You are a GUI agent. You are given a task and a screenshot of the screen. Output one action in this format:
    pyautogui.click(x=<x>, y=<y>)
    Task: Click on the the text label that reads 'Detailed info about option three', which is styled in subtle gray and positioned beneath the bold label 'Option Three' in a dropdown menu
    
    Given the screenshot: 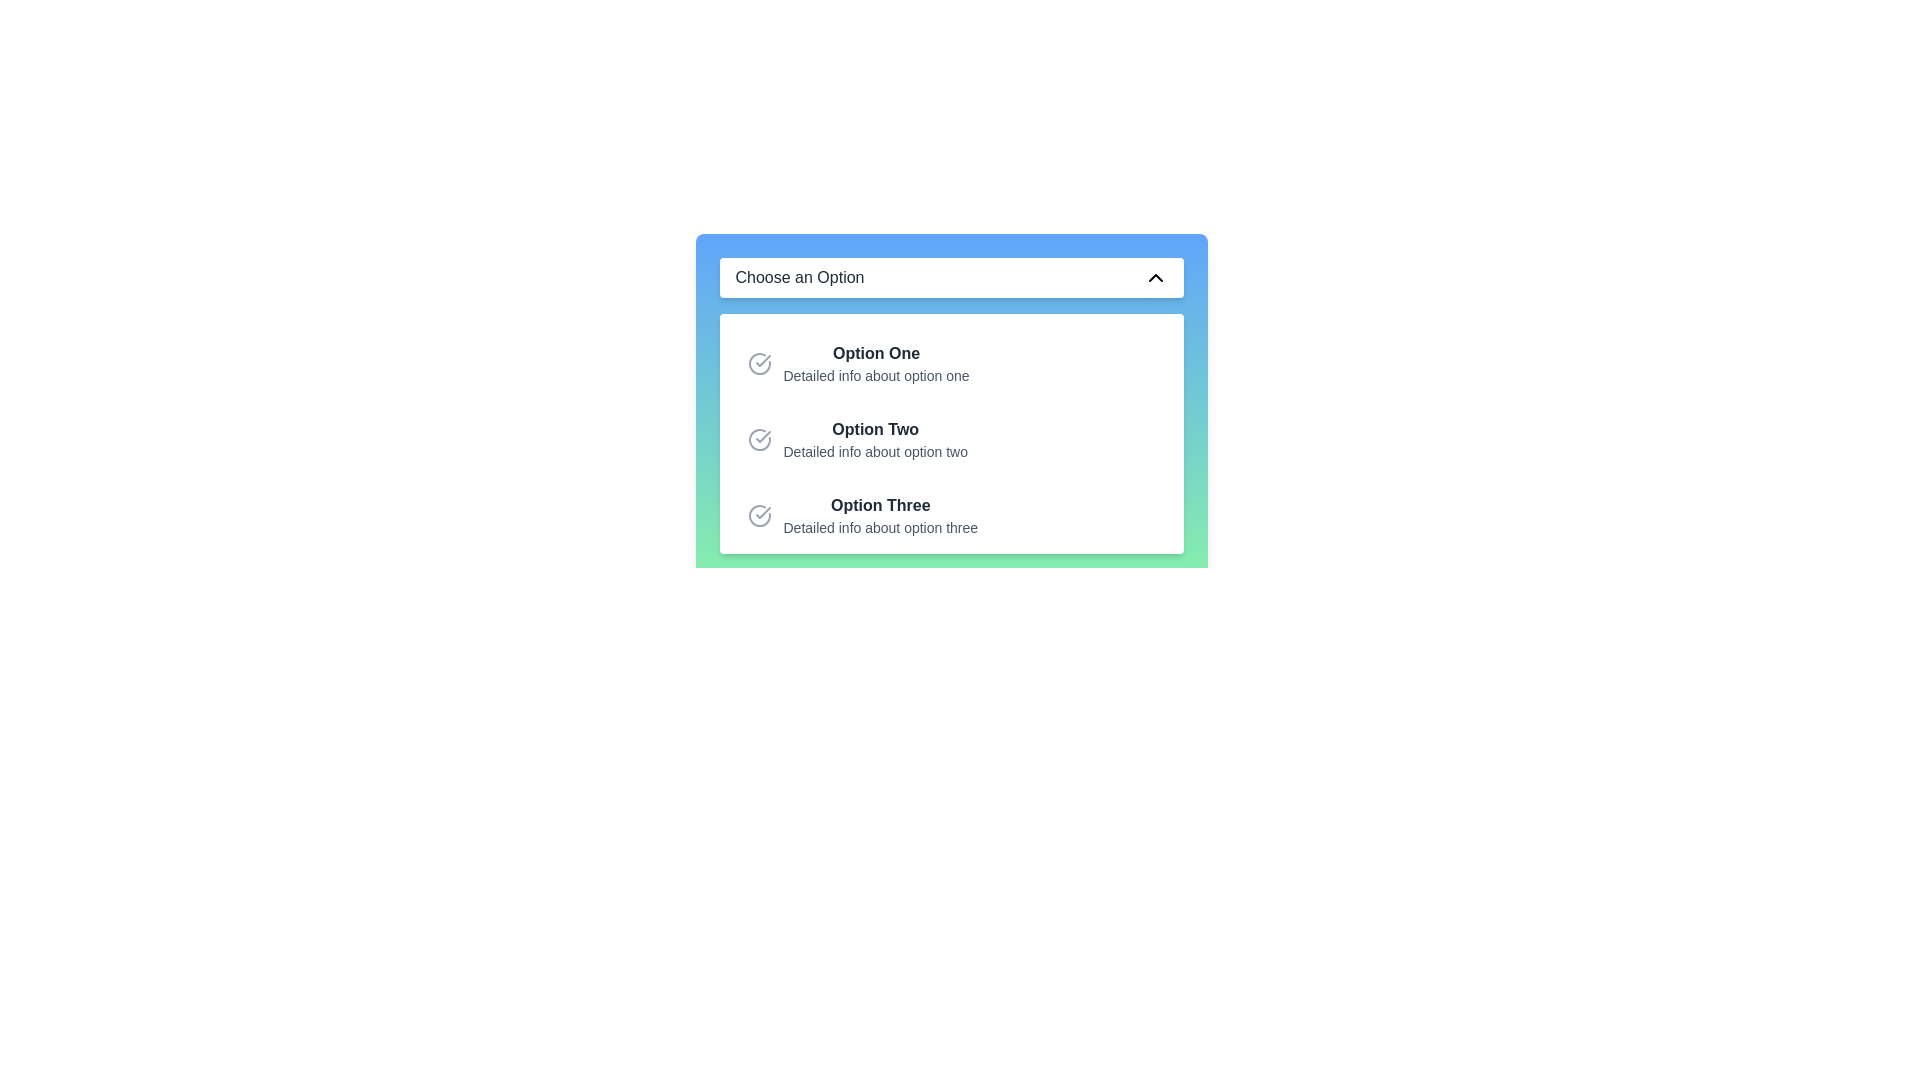 What is the action you would take?
    pyautogui.click(x=880, y=527)
    